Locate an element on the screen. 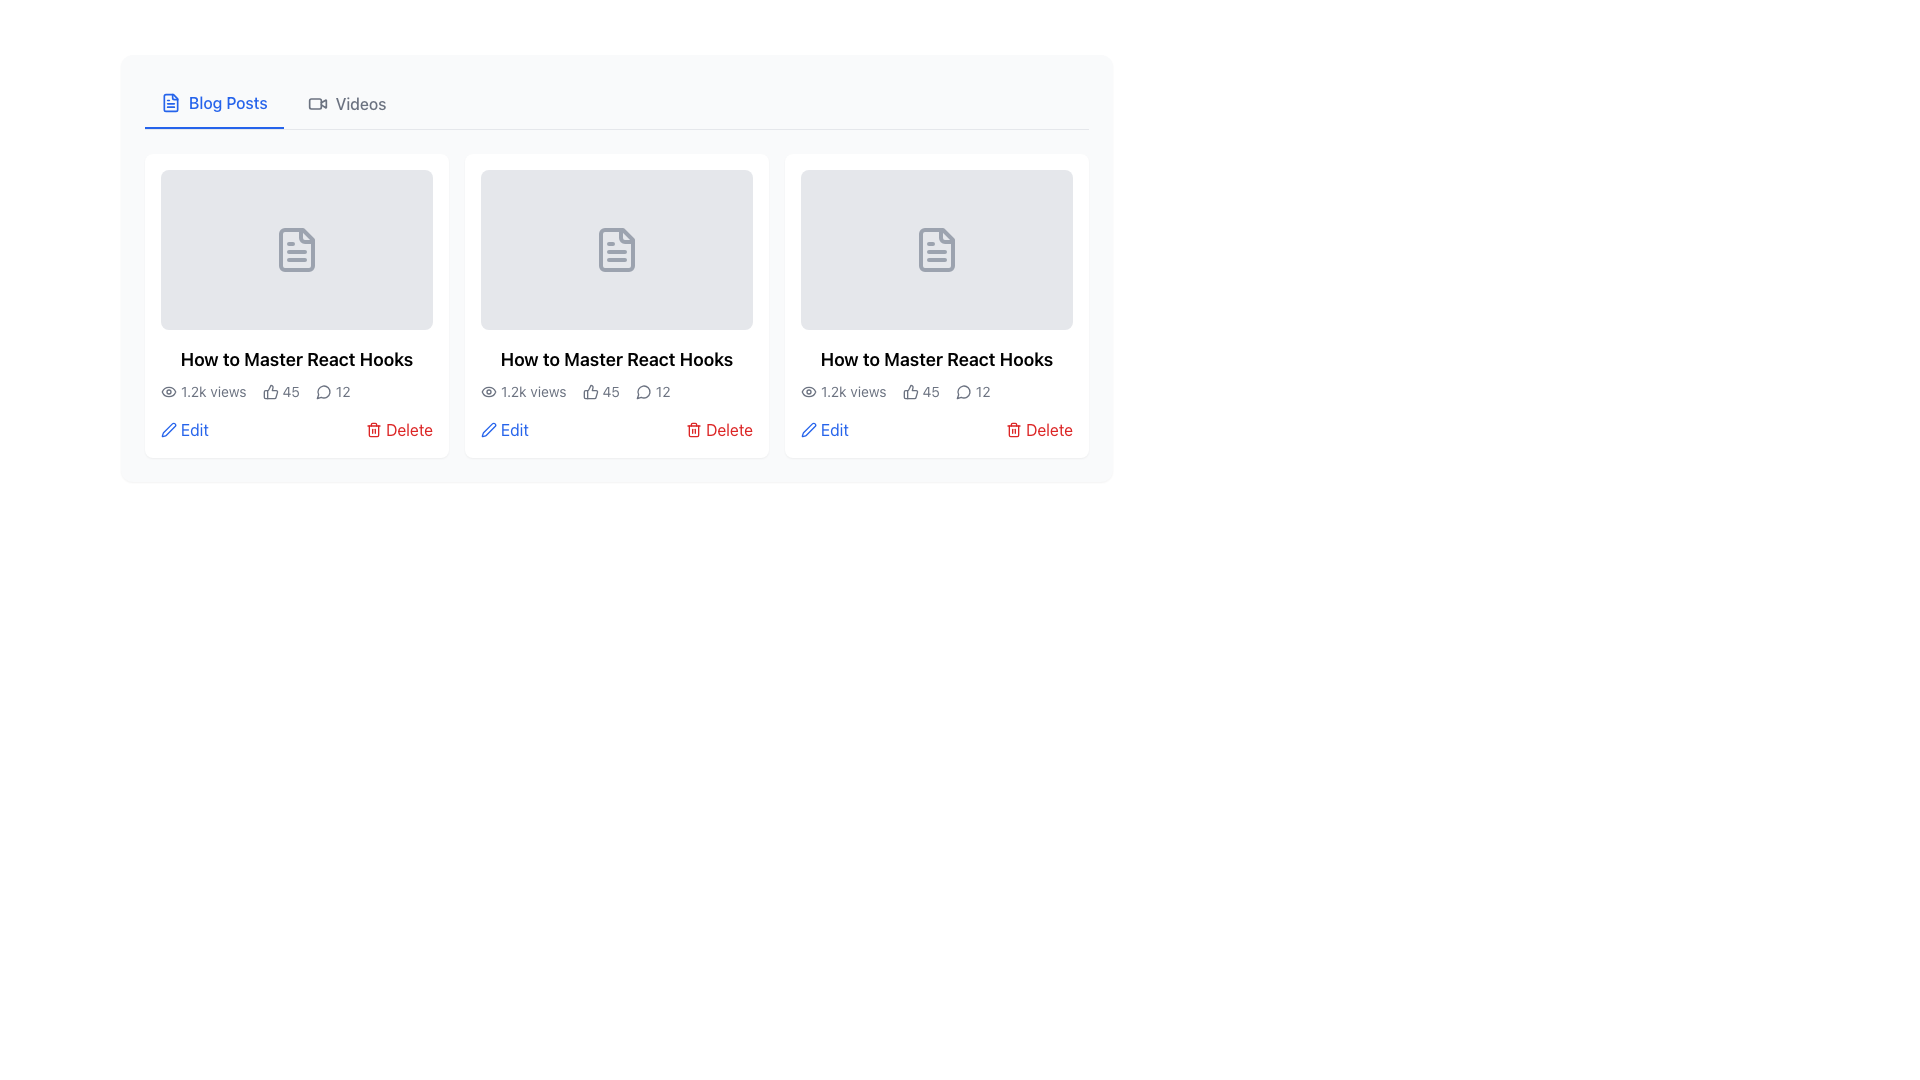 The height and width of the screenshot is (1080, 1920). the small circular speech bubble icon, which is the last in a row of similar icons below a blog post card is located at coordinates (643, 392).